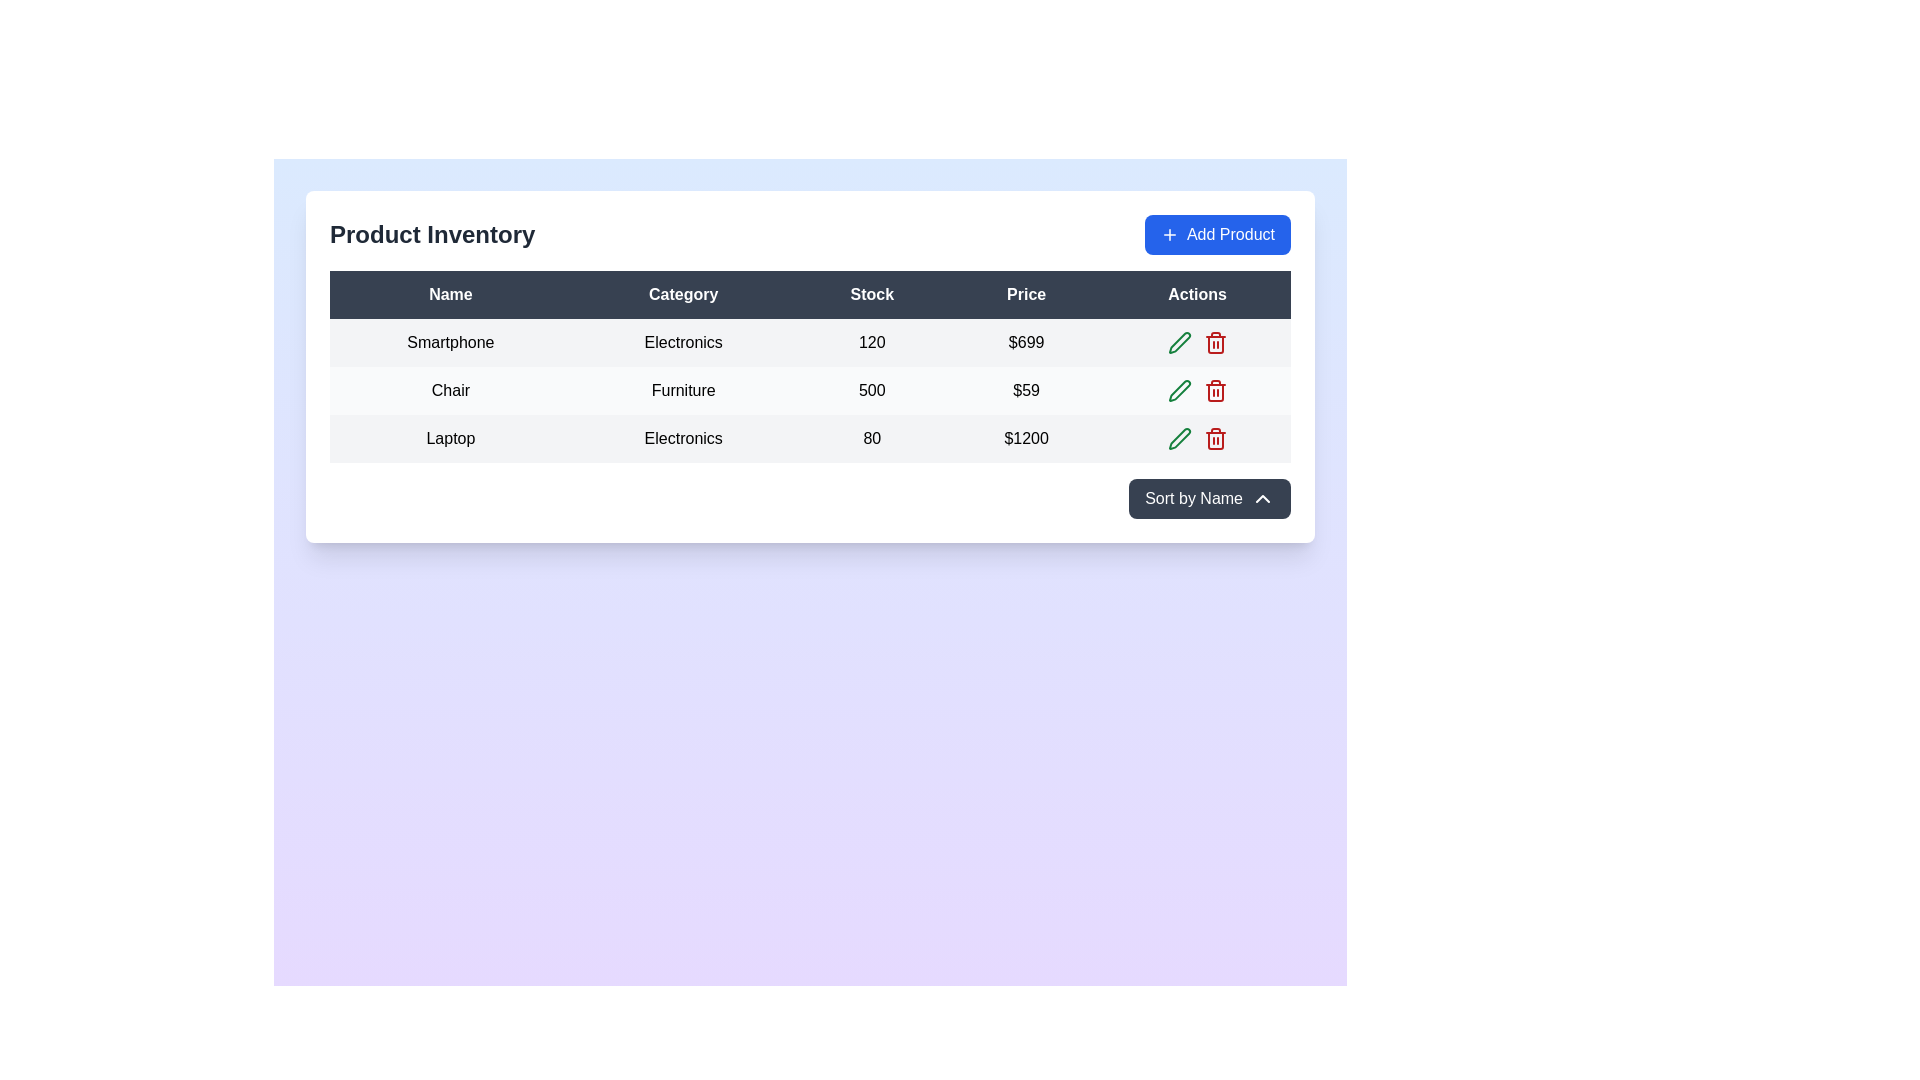 This screenshot has height=1080, width=1920. What do you see at coordinates (450, 390) in the screenshot?
I see `the static text label displaying 'Chair', located in the first cell of the second row under the 'Name' column of the product inventory list` at bounding box center [450, 390].